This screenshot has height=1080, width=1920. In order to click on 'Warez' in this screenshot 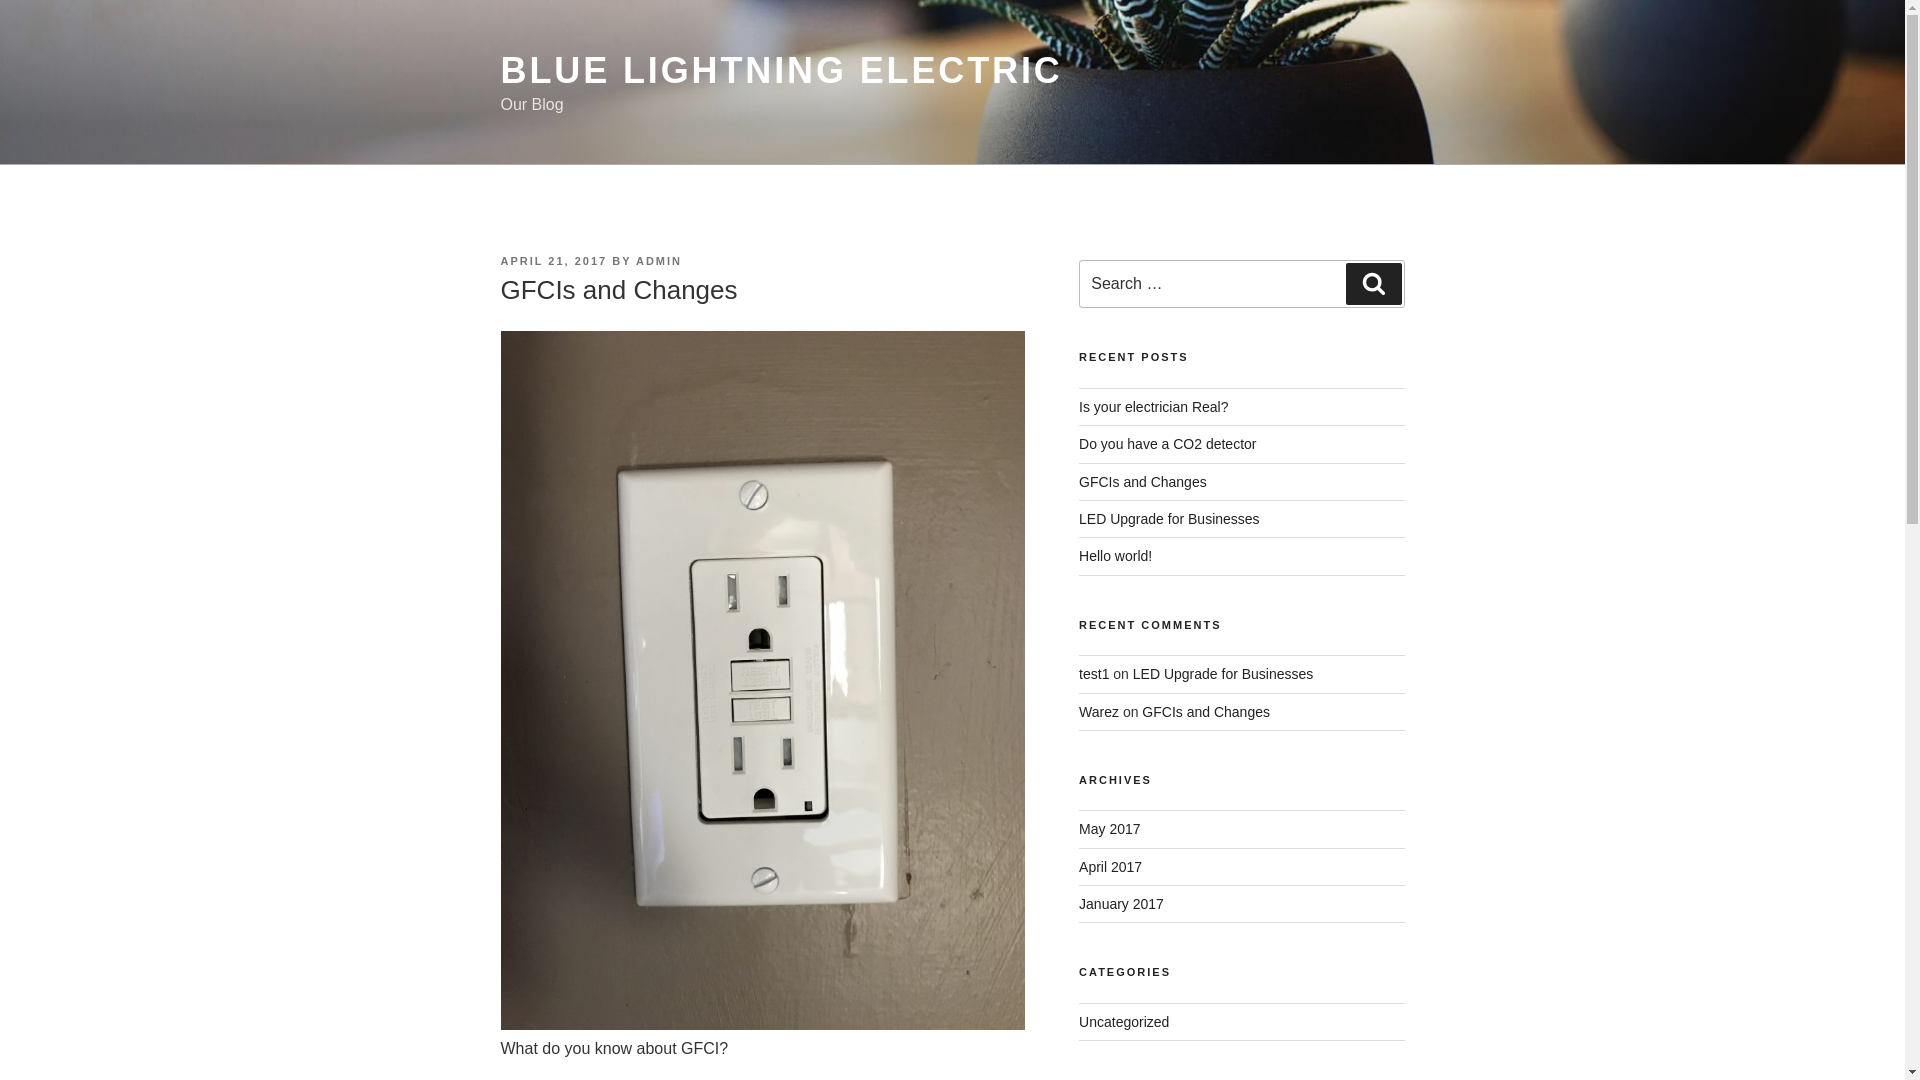, I will do `click(1098, 711)`.